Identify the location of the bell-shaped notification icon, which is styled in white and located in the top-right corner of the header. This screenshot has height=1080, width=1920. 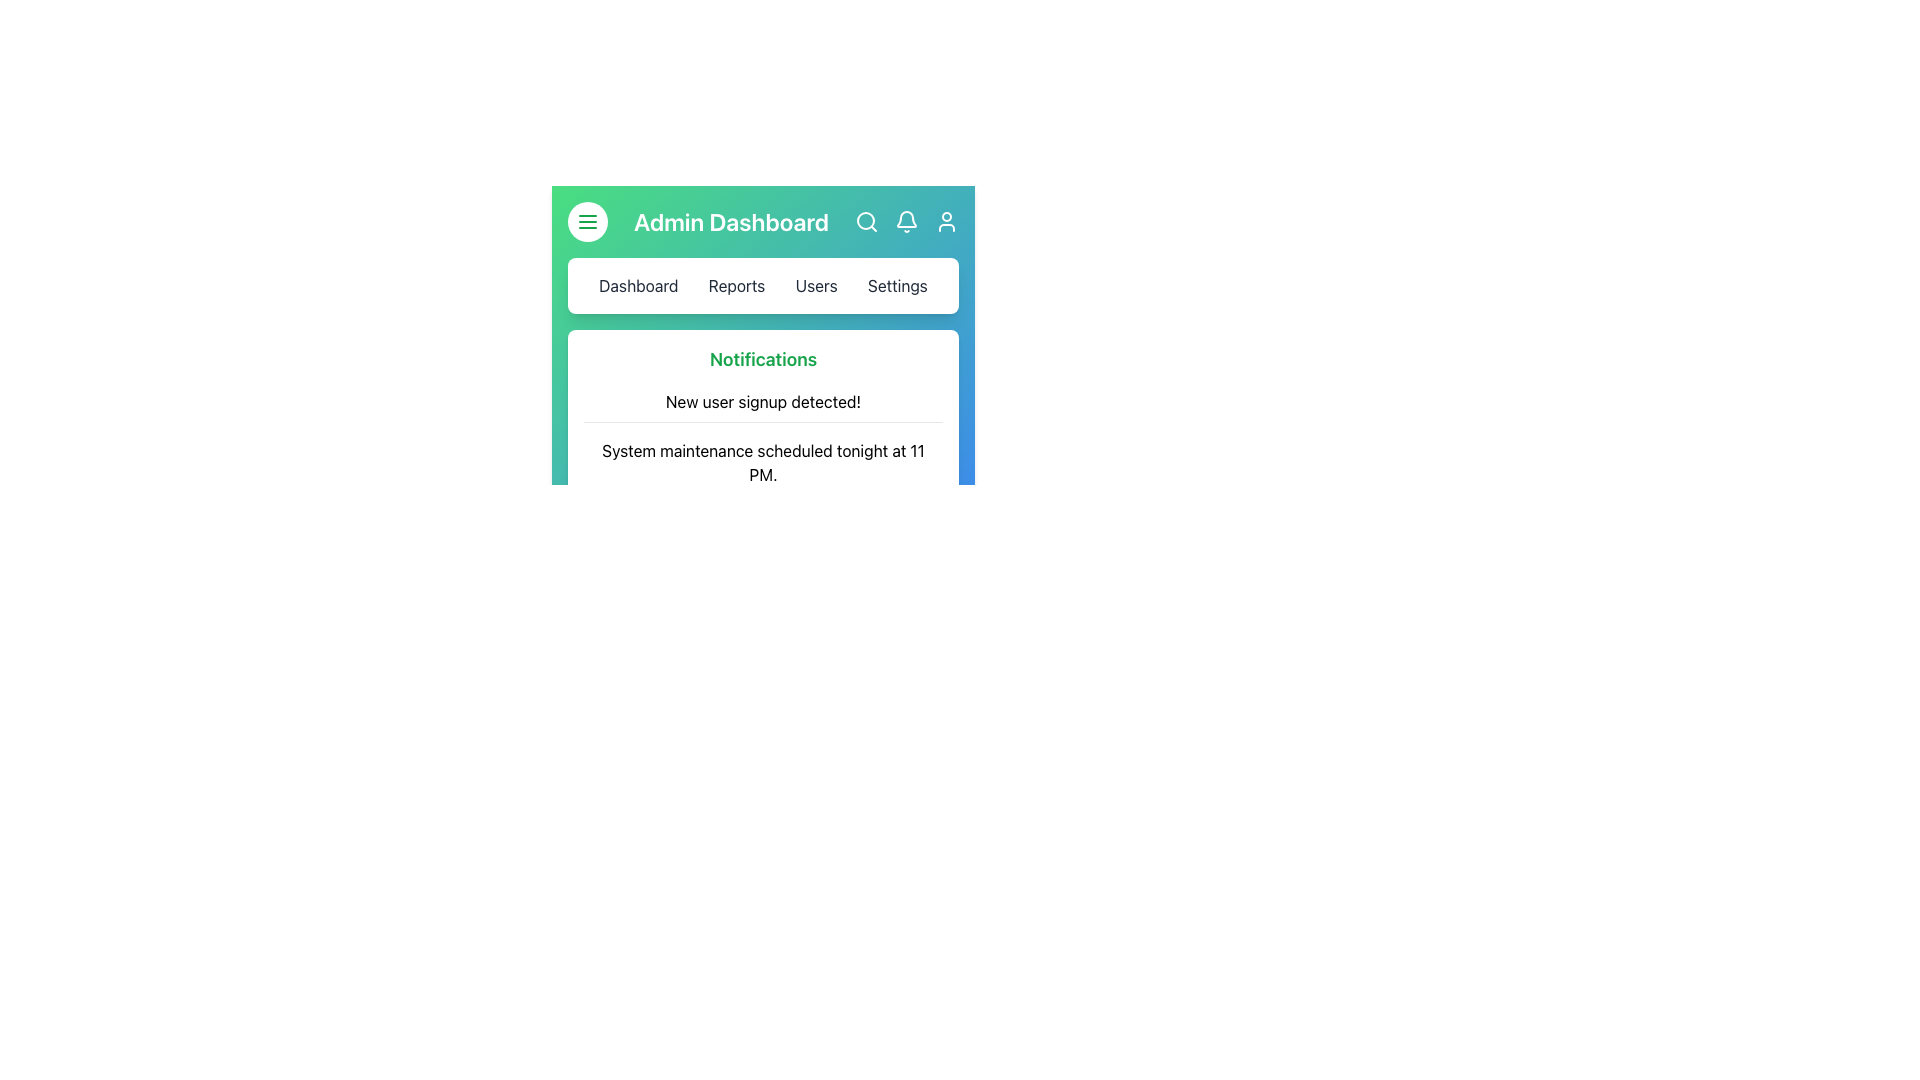
(906, 222).